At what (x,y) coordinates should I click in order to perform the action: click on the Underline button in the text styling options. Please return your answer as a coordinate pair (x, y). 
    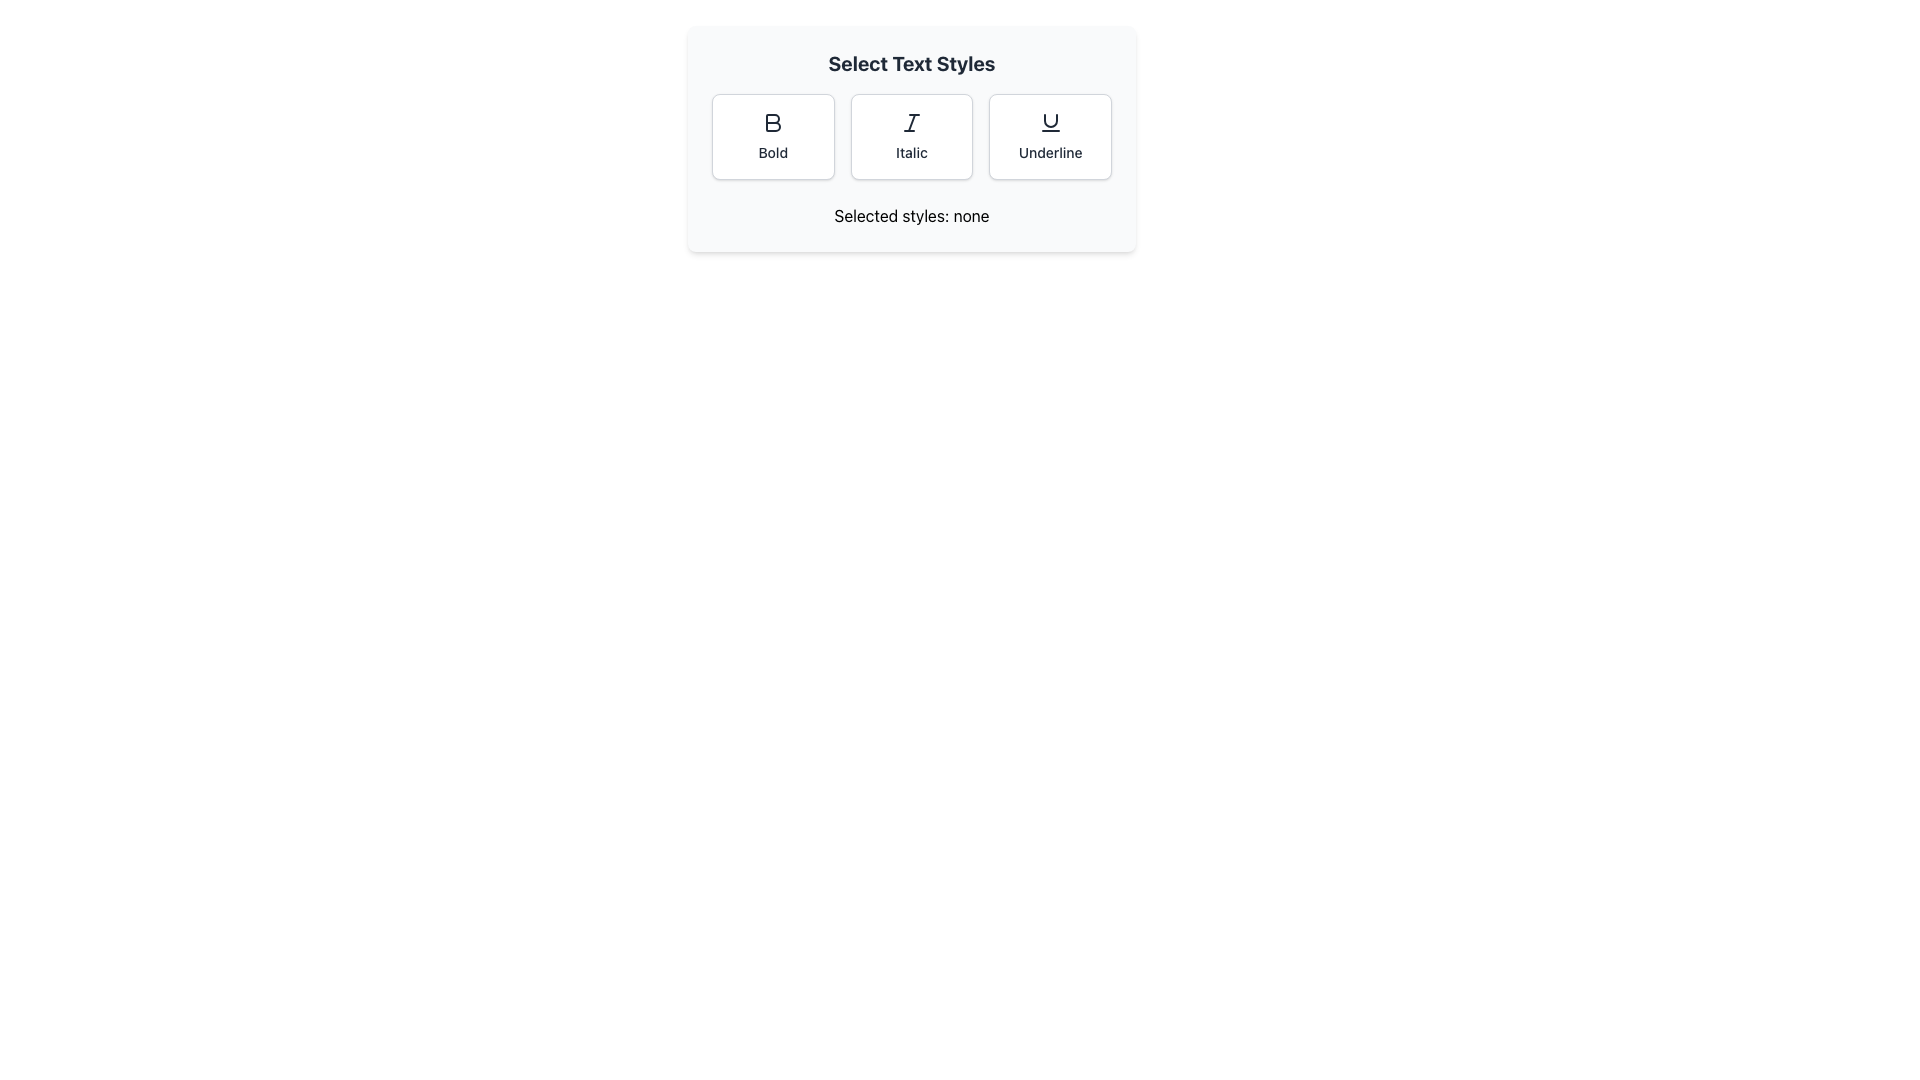
    Looking at the image, I should click on (1049, 123).